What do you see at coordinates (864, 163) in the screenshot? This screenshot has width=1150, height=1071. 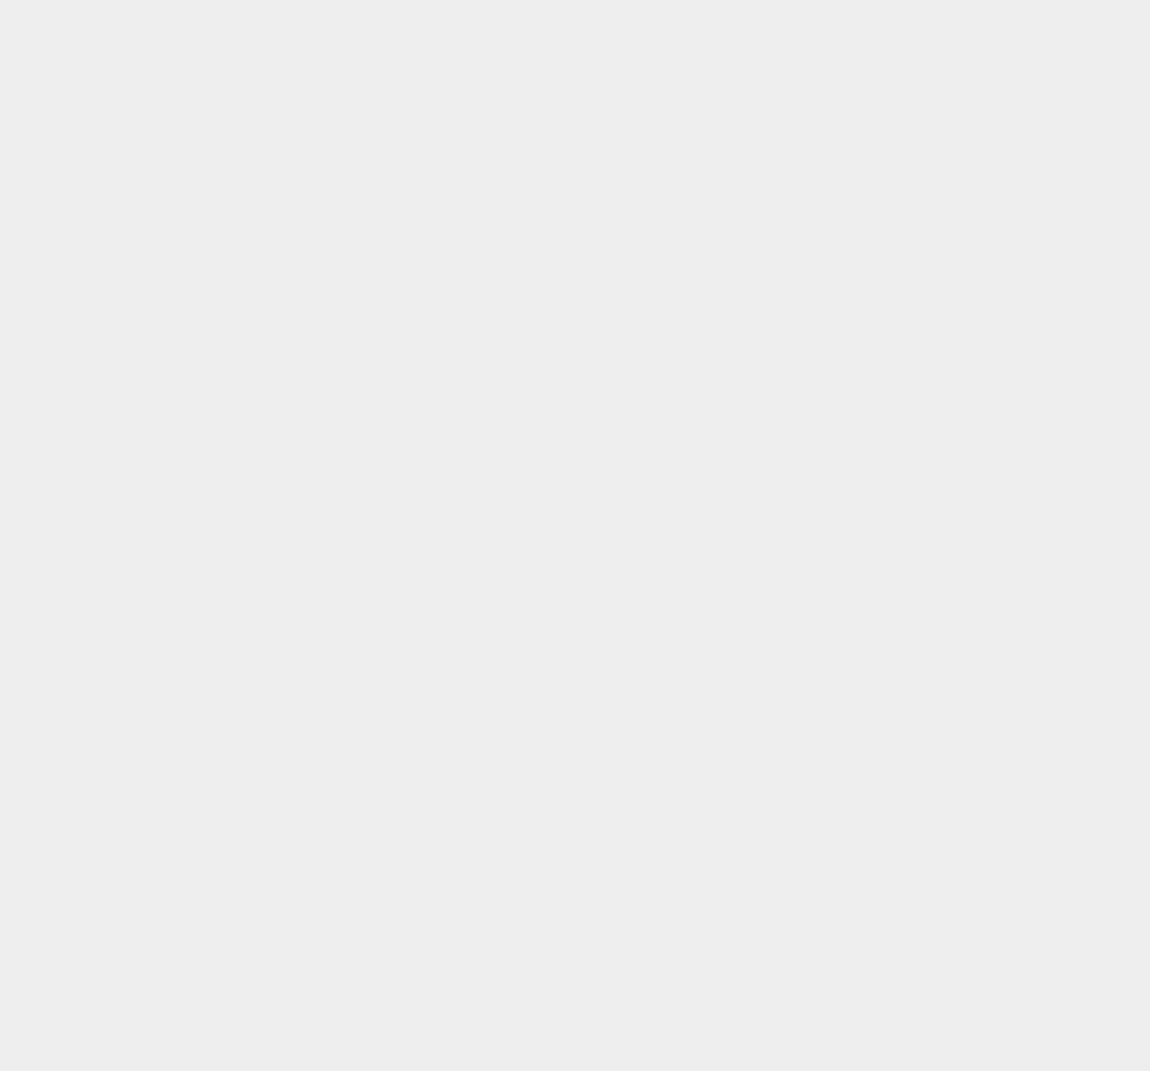 I see `'Internet Explorer'` at bounding box center [864, 163].